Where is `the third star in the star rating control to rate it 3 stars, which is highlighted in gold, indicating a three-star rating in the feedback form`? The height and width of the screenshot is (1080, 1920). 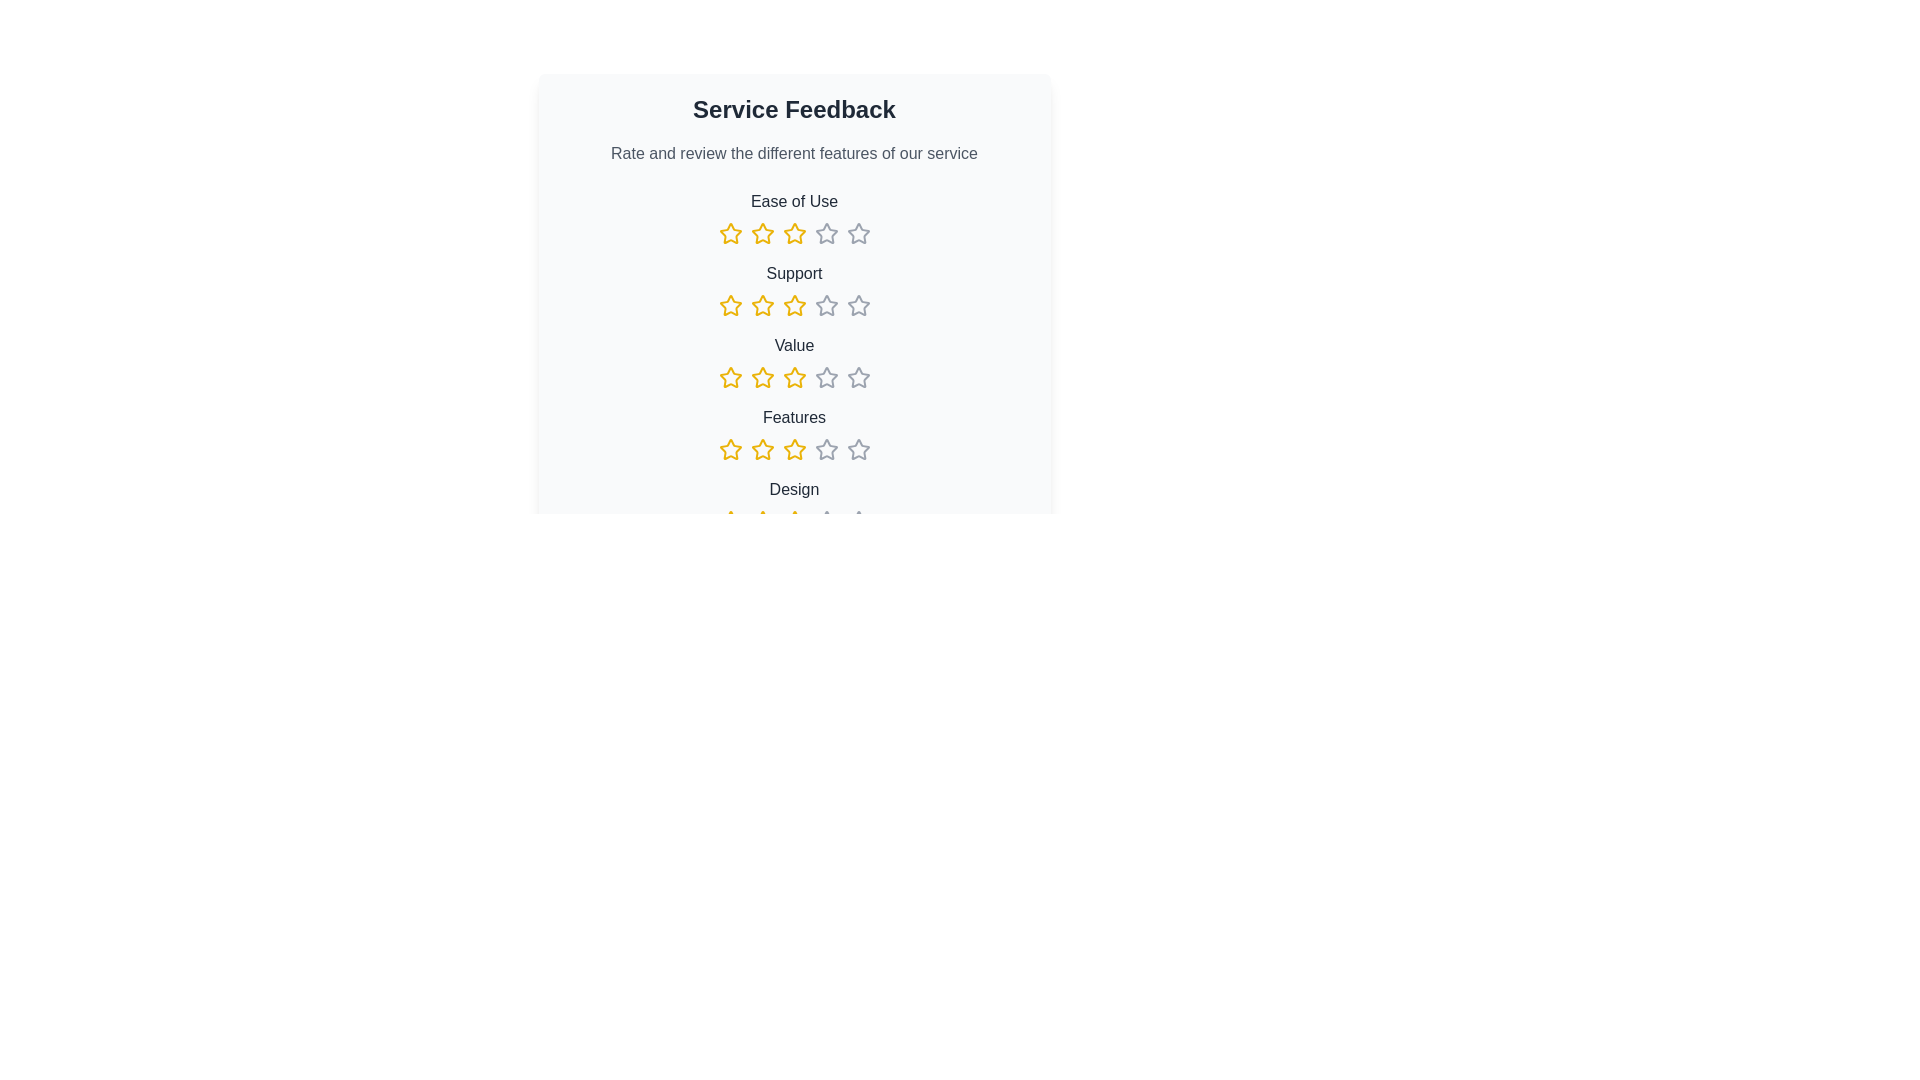
the third star in the star rating control to rate it 3 stars, which is highlighted in gold, indicating a three-star rating in the feedback form is located at coordinates (793, 378).